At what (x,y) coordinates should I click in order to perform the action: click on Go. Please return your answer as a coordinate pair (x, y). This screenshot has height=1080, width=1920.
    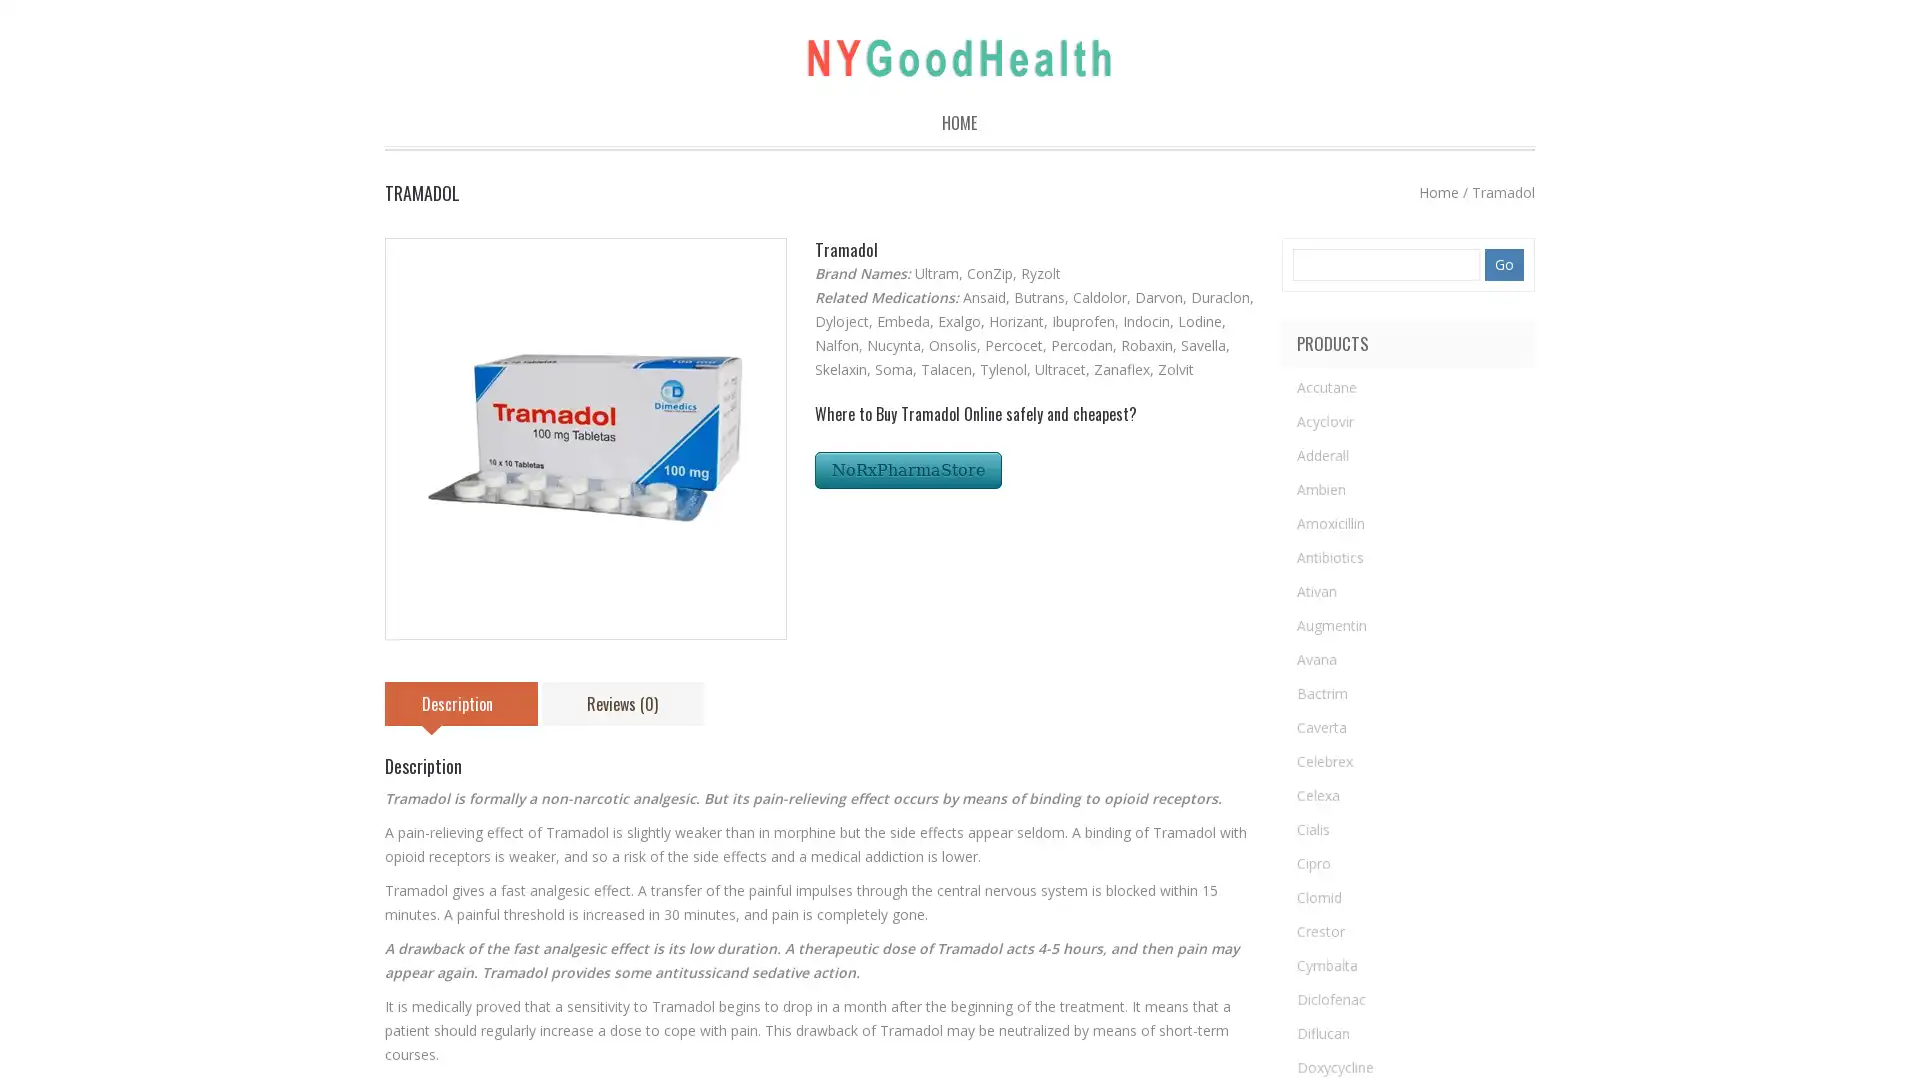
    Looking at the image, I should click on (1504, 264).